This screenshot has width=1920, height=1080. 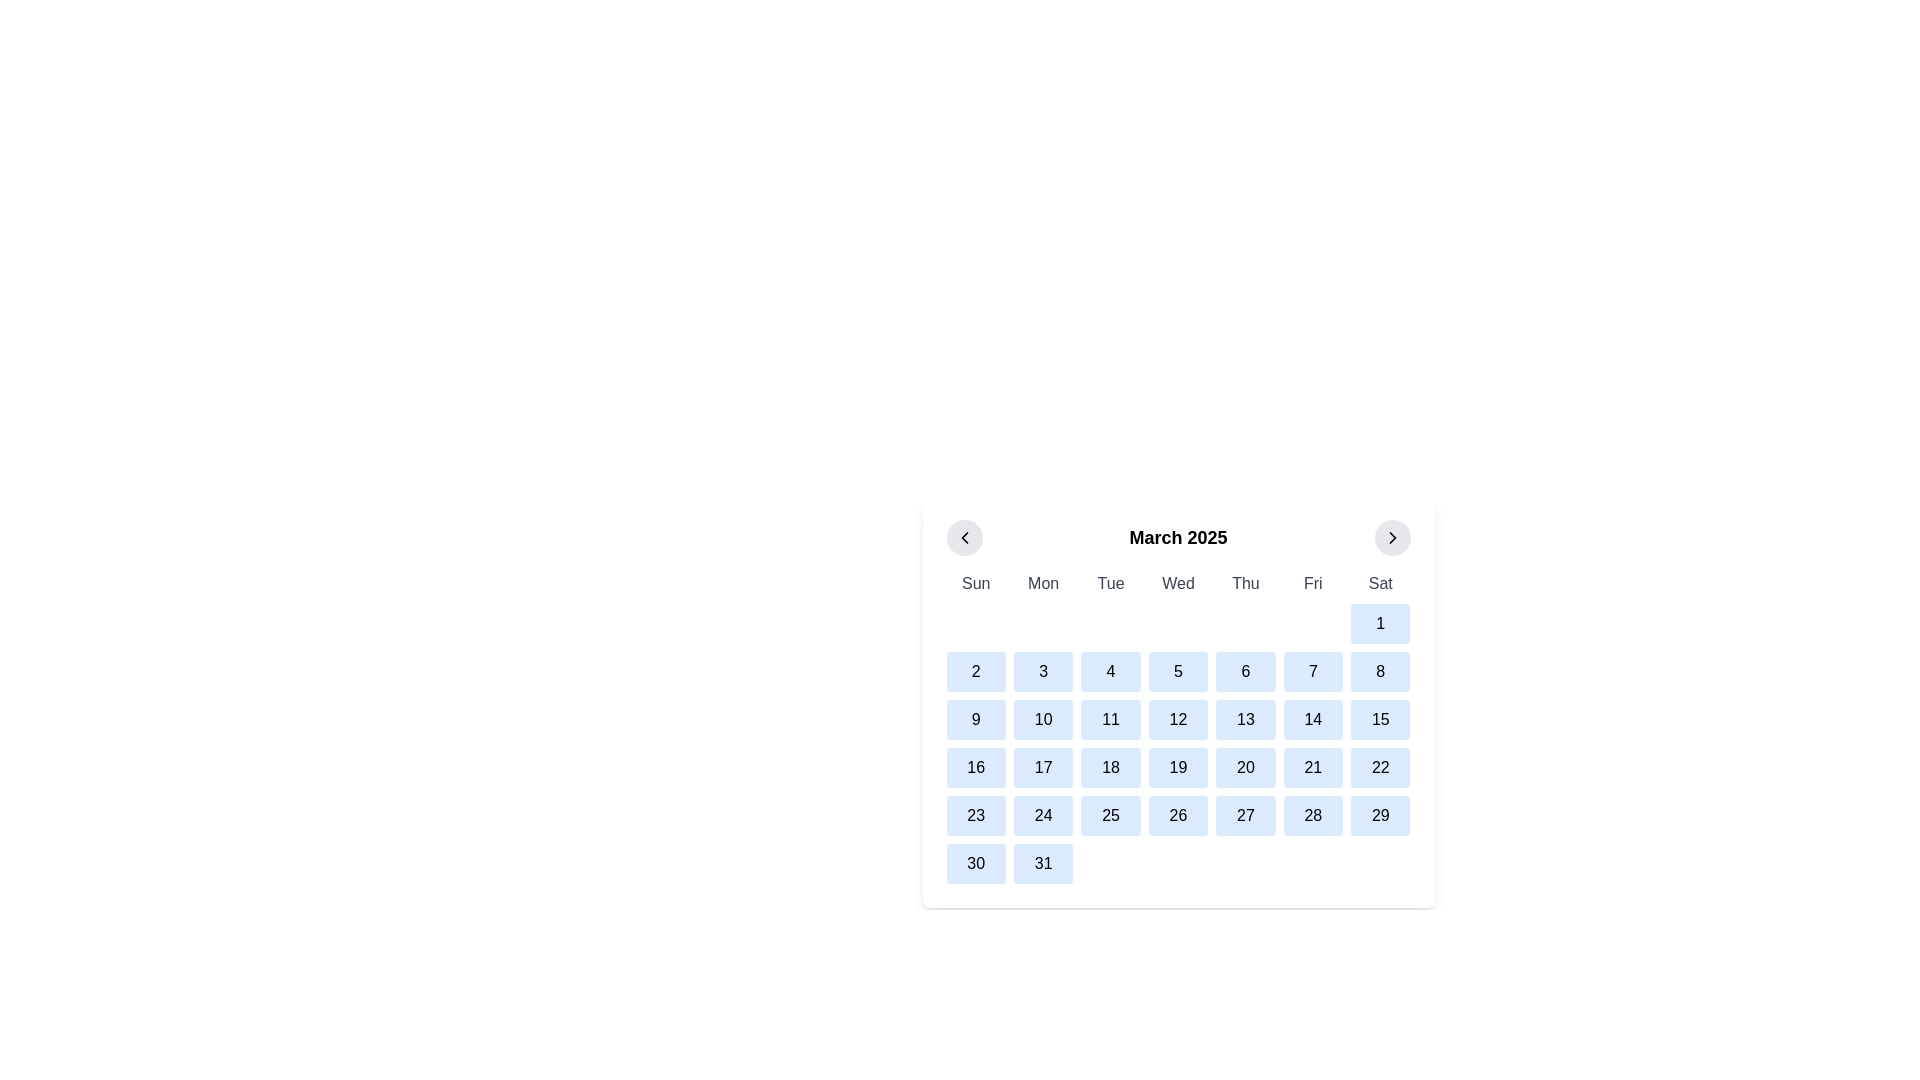 What do you see at coordinates (1042, 816) in the screenshot?
I see `the rounded rectangular button labeled '24' with a light blue background to change its background color` at bounding box center [1042, 816].